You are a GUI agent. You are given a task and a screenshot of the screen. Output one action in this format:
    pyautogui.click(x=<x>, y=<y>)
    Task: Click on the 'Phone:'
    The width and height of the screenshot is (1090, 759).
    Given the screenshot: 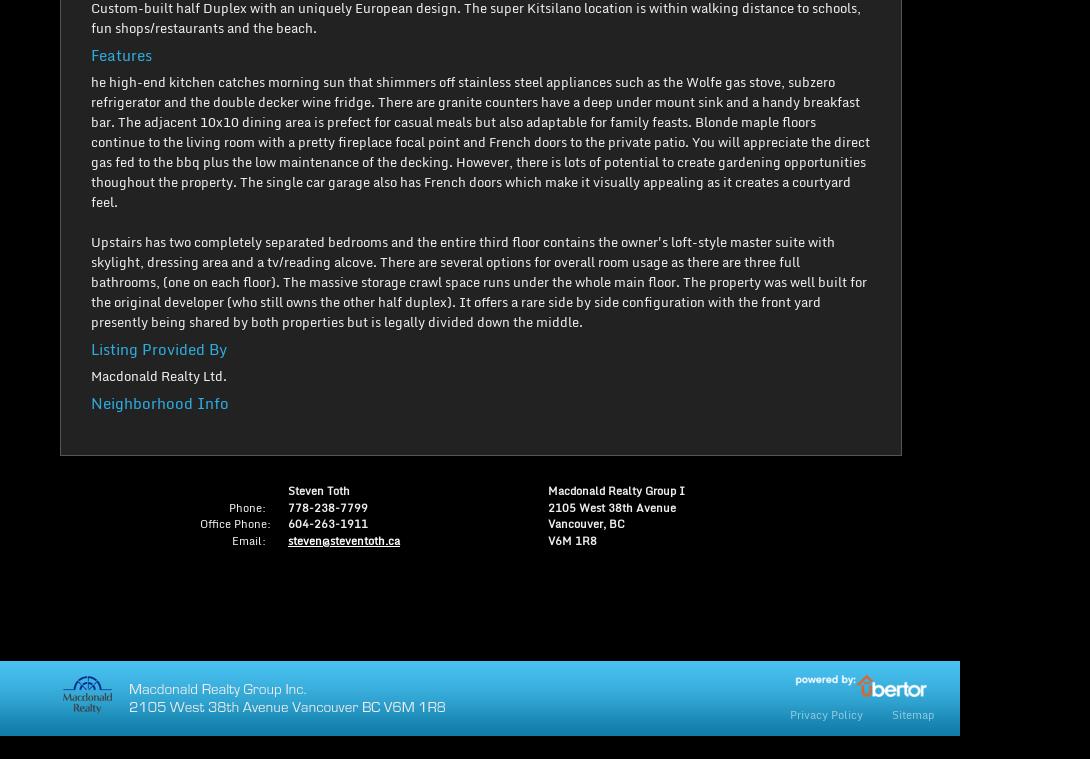 What is the action you would take?
    pyautogui.click(x=247, y=506)
    